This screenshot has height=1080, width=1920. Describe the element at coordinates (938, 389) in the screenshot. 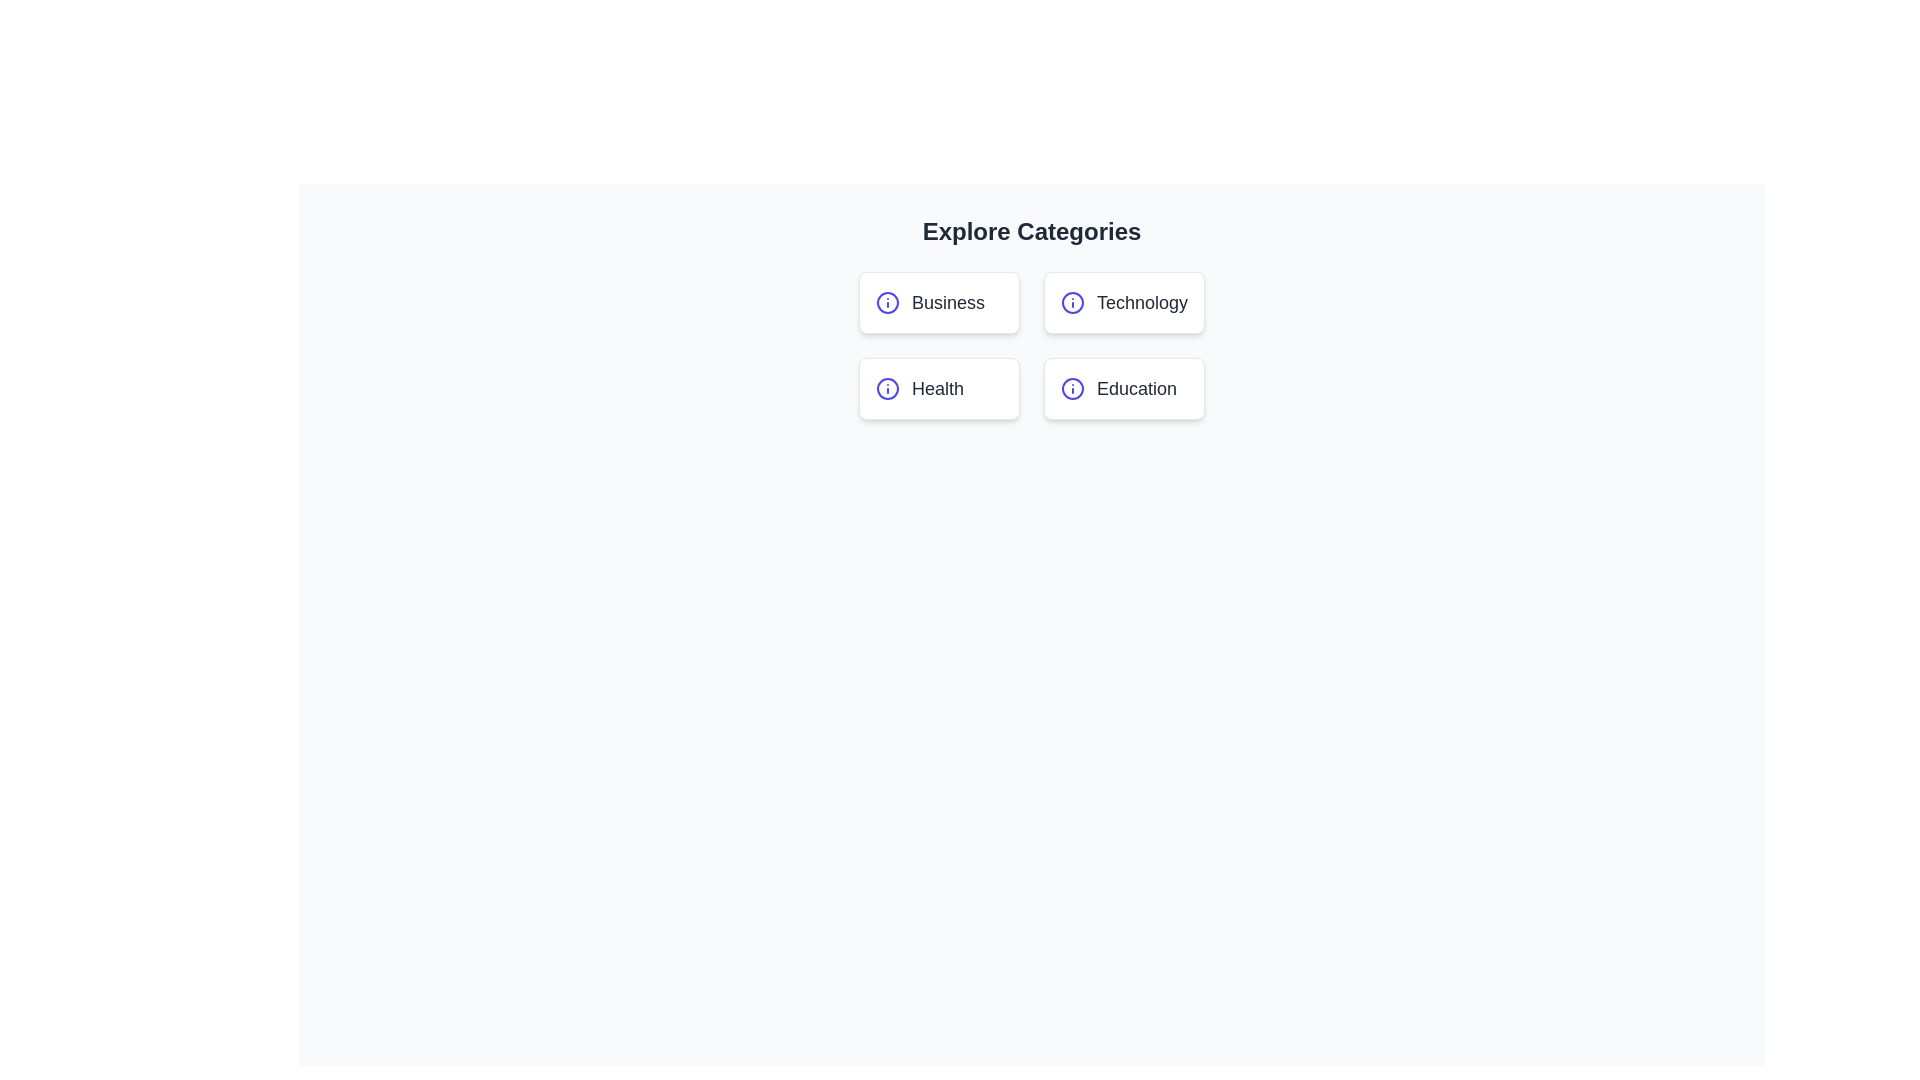

I see `the third Clickable Category Option labeled 'Health'` at that location.